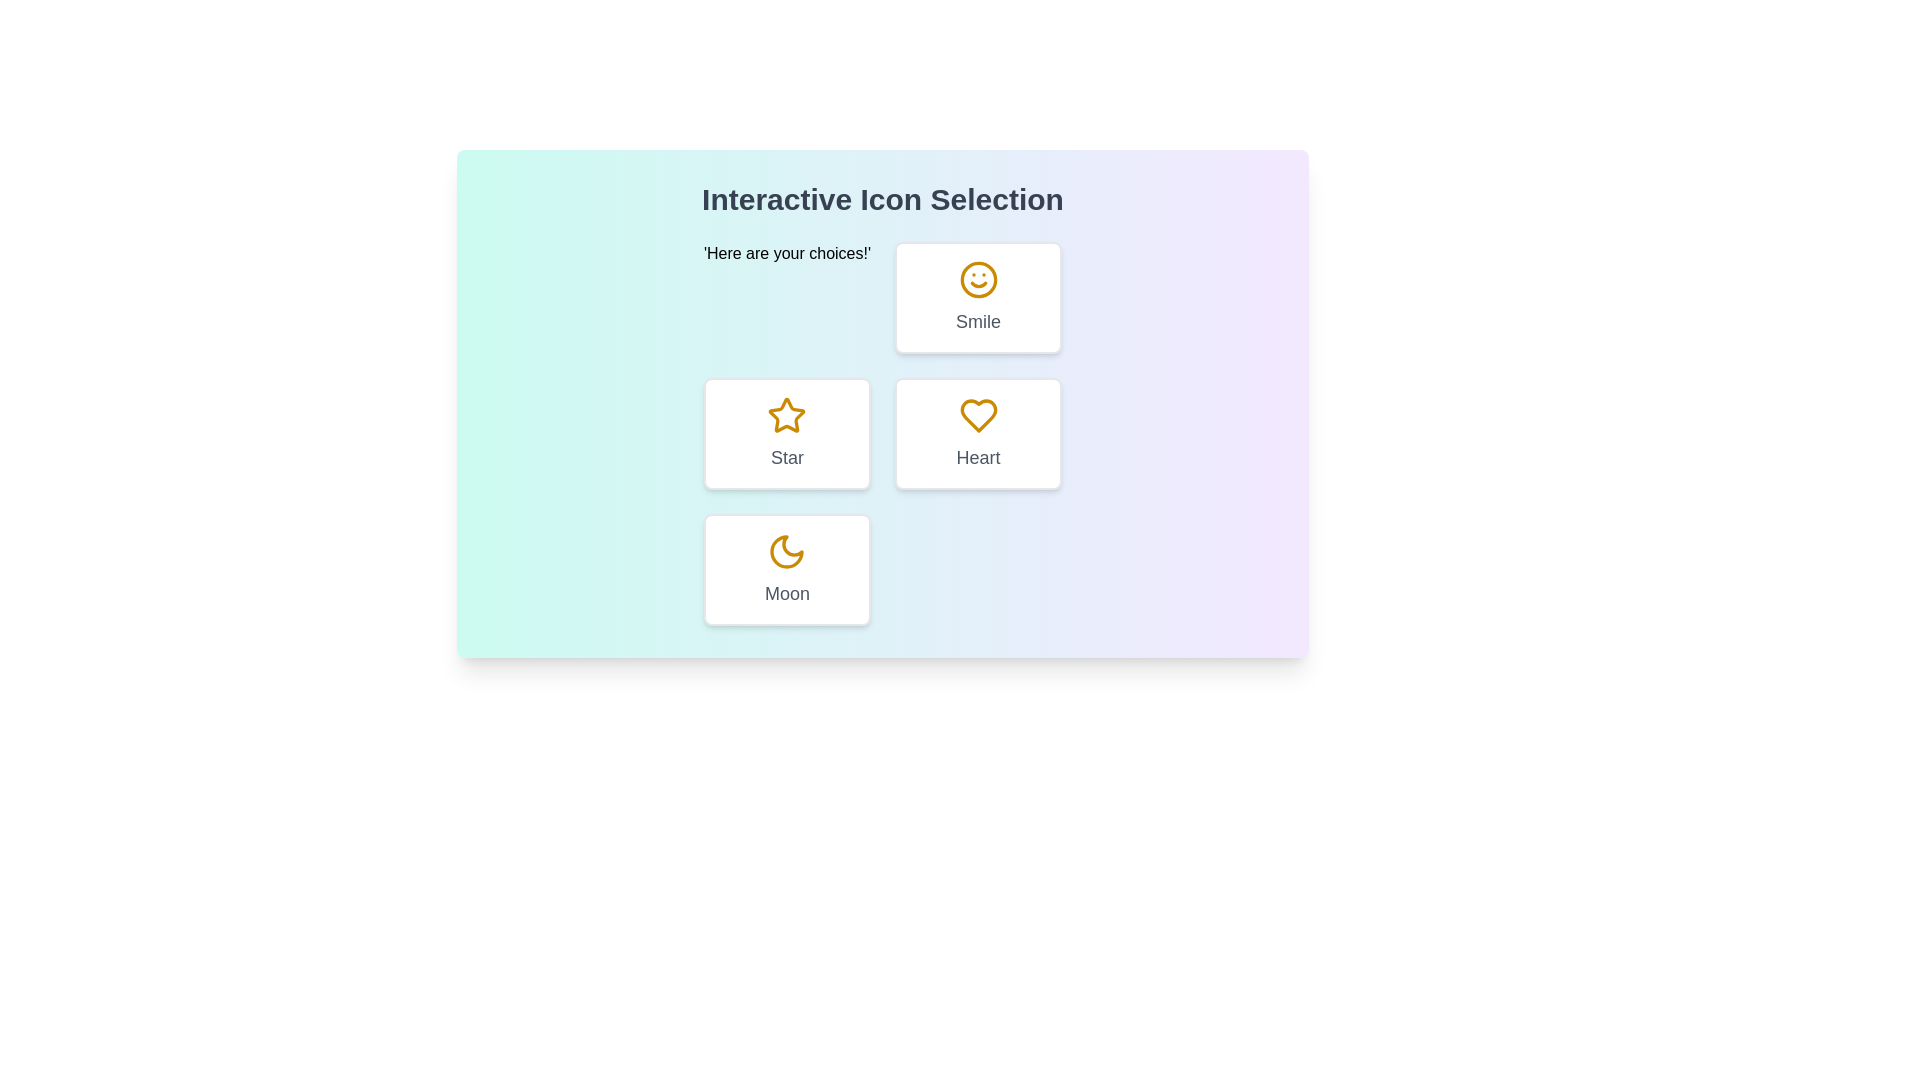 The image size is (1920, 1080). What do you see at coordinates (786, 551) in the screenshot?
I see `the Moon icon located at the top of the bottom center card in a grid of four selectable cards` at bounding box center [786, 551].